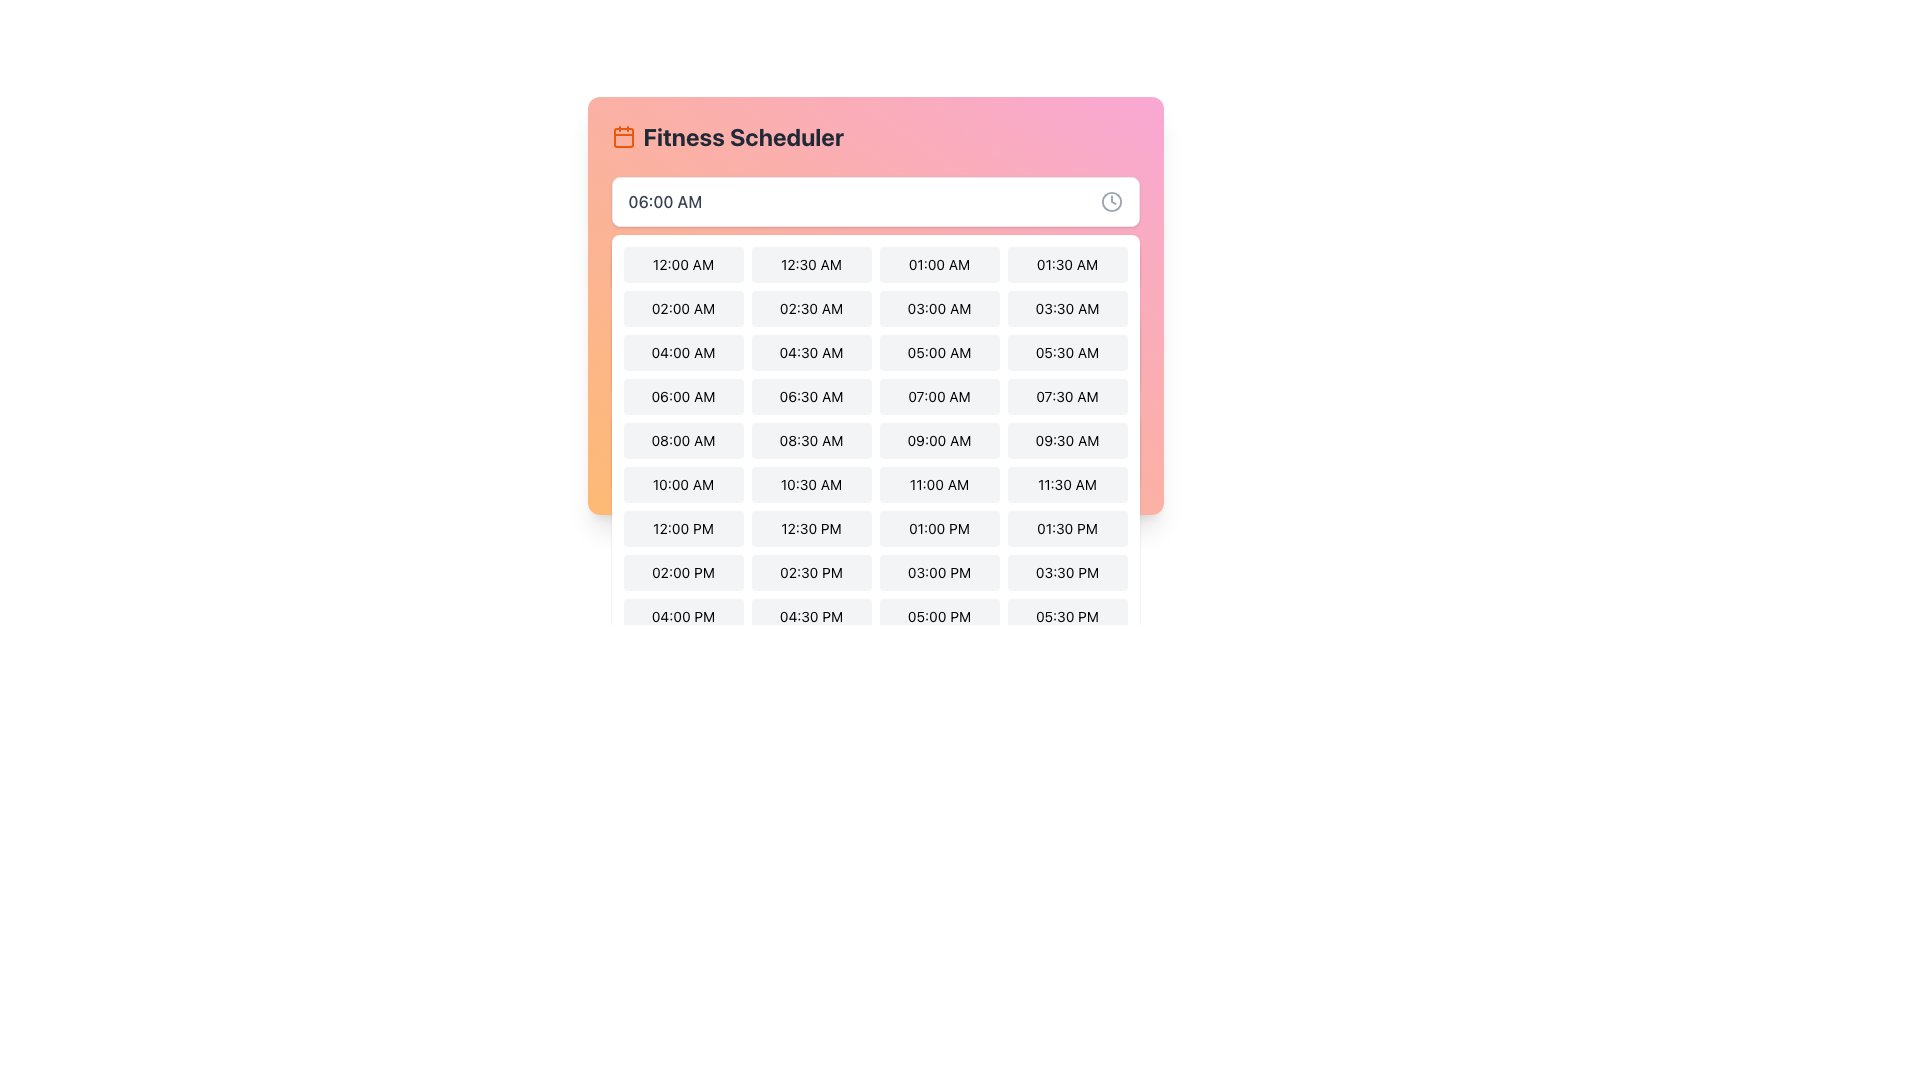 This screenshot has width=1920, height=1080. I want to click on the button labeled '08:00 AM', which is styled as a rounded rectangle with a light gray background and black text, so click(683, 439).